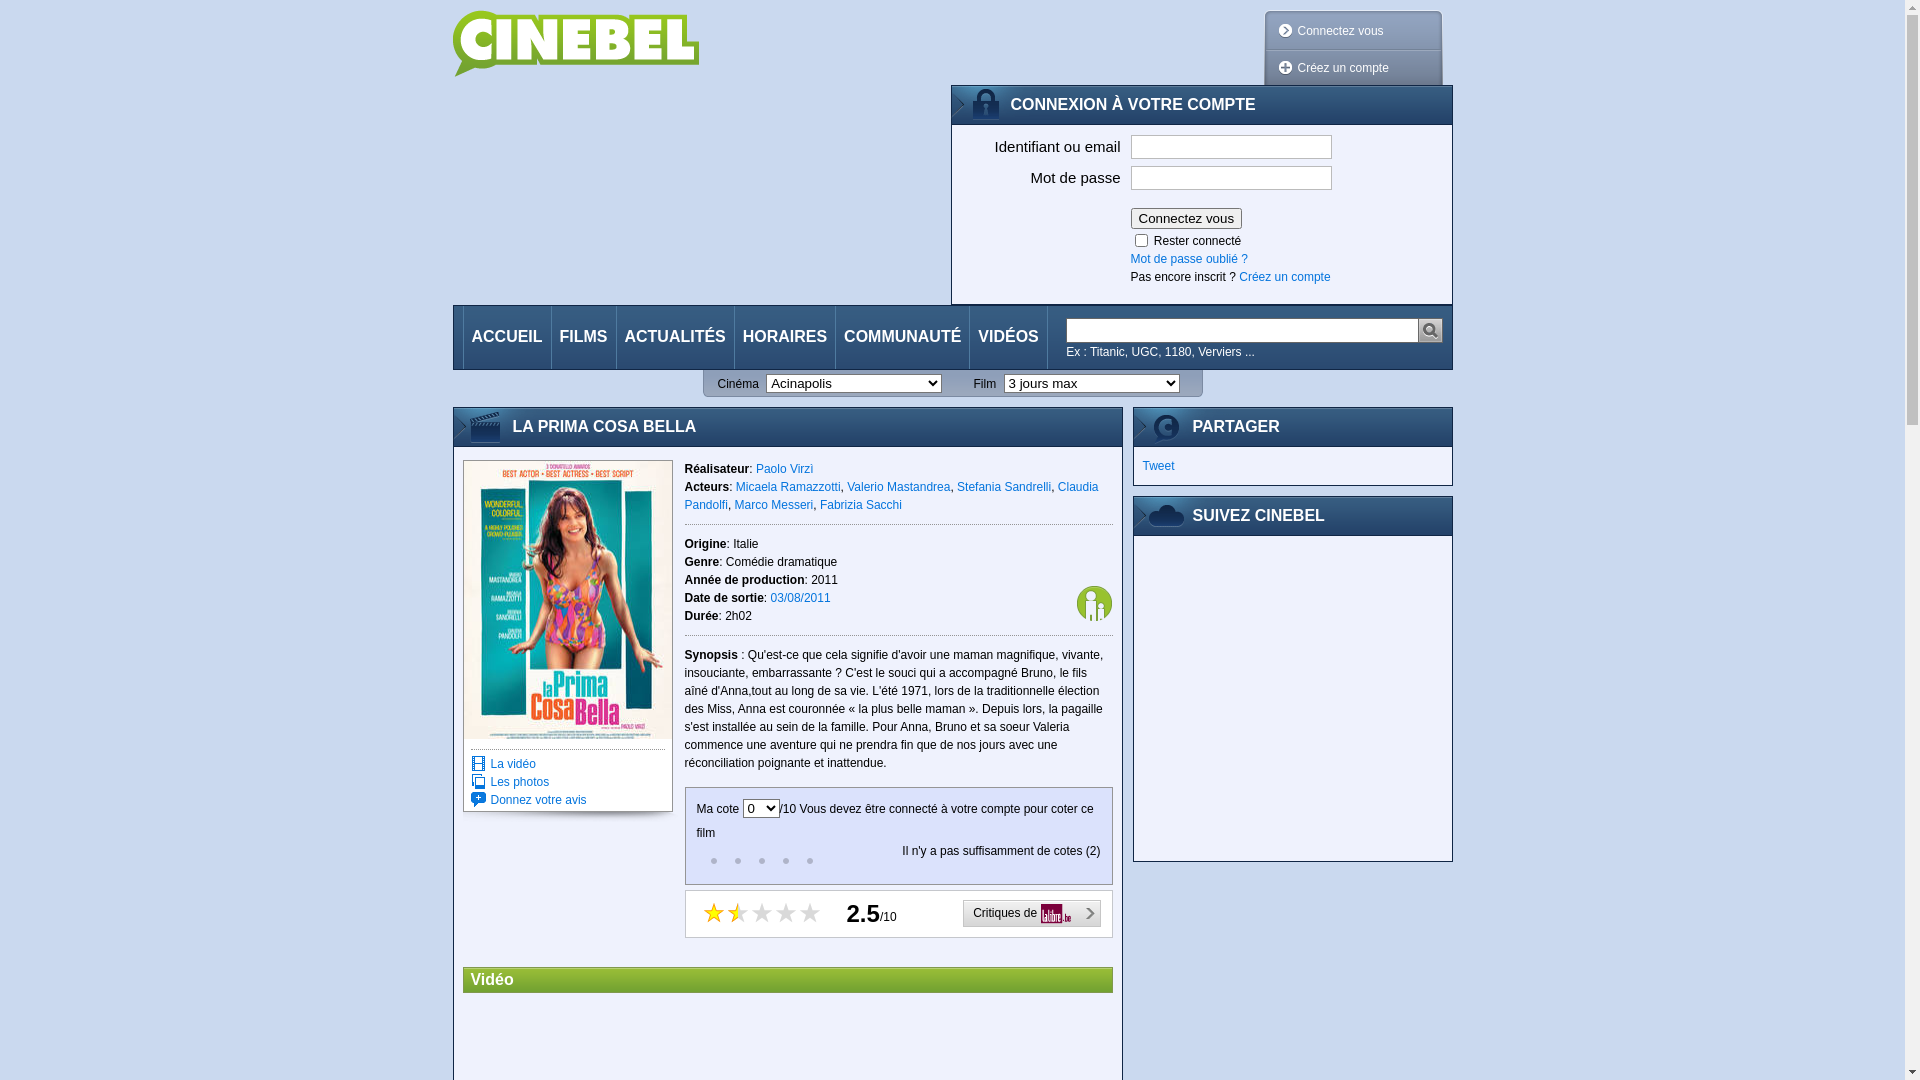  What do you see at coordinates (801, 596) in the screenshot?
I see `'03/08/2011'` at bounding box center [801, 596].